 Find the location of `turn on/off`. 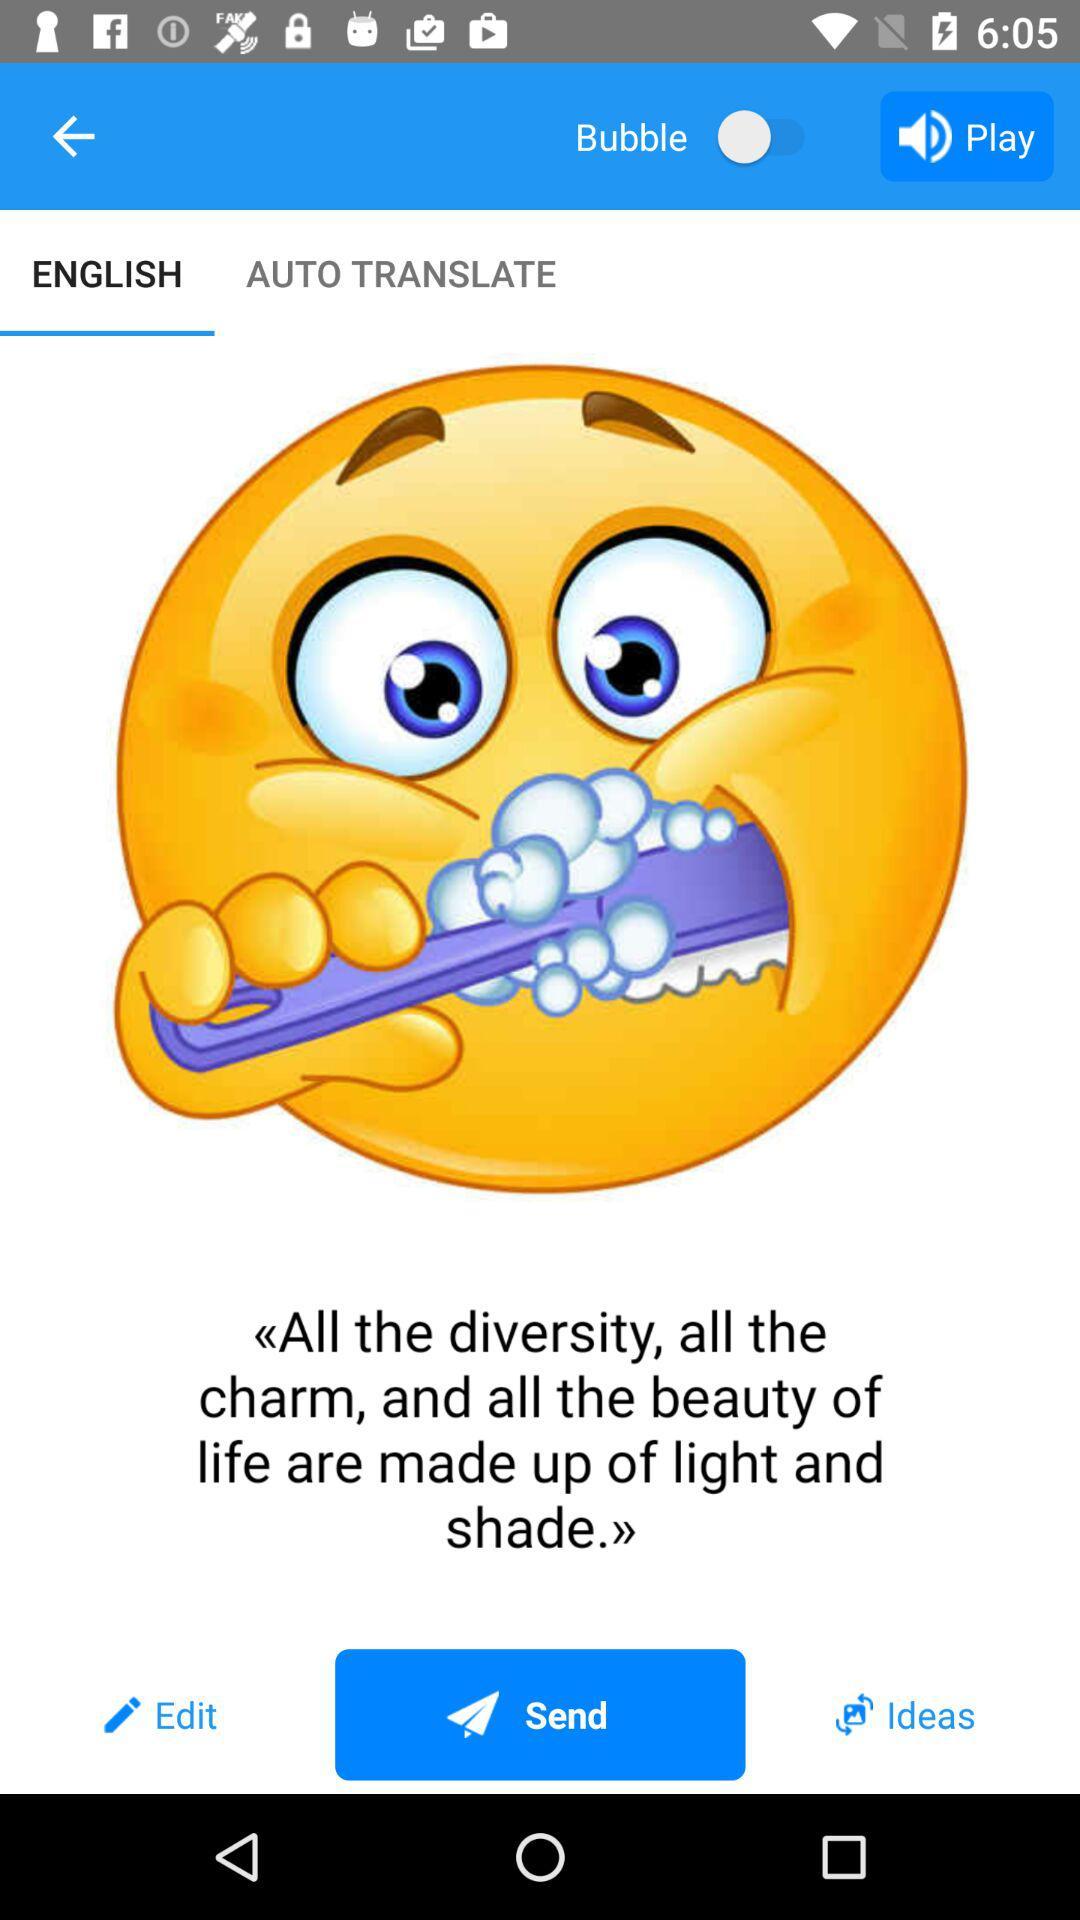

turn on/off is located at coordinates (770, 135).